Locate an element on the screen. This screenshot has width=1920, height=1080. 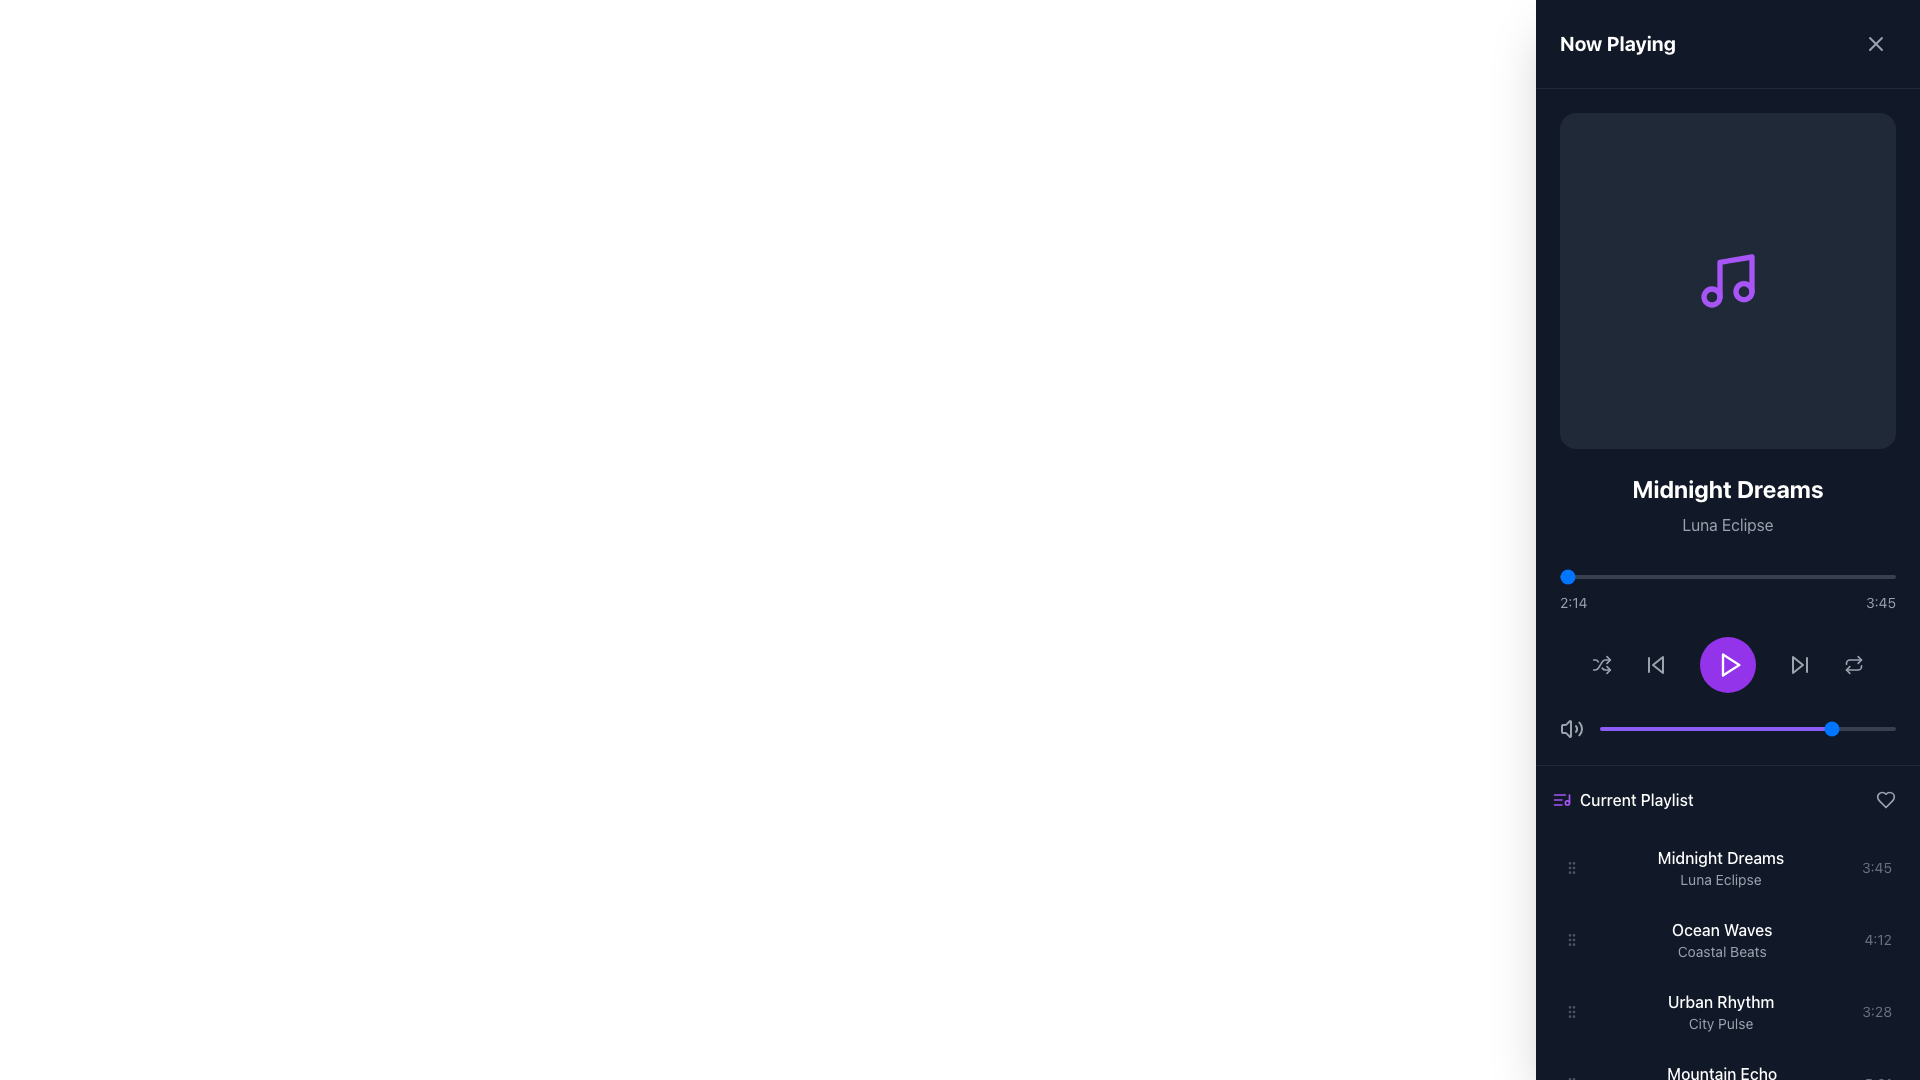
the static text label displaying the title of the current track in the 'Current Playlist' section is located at coordinates (1720, 856).